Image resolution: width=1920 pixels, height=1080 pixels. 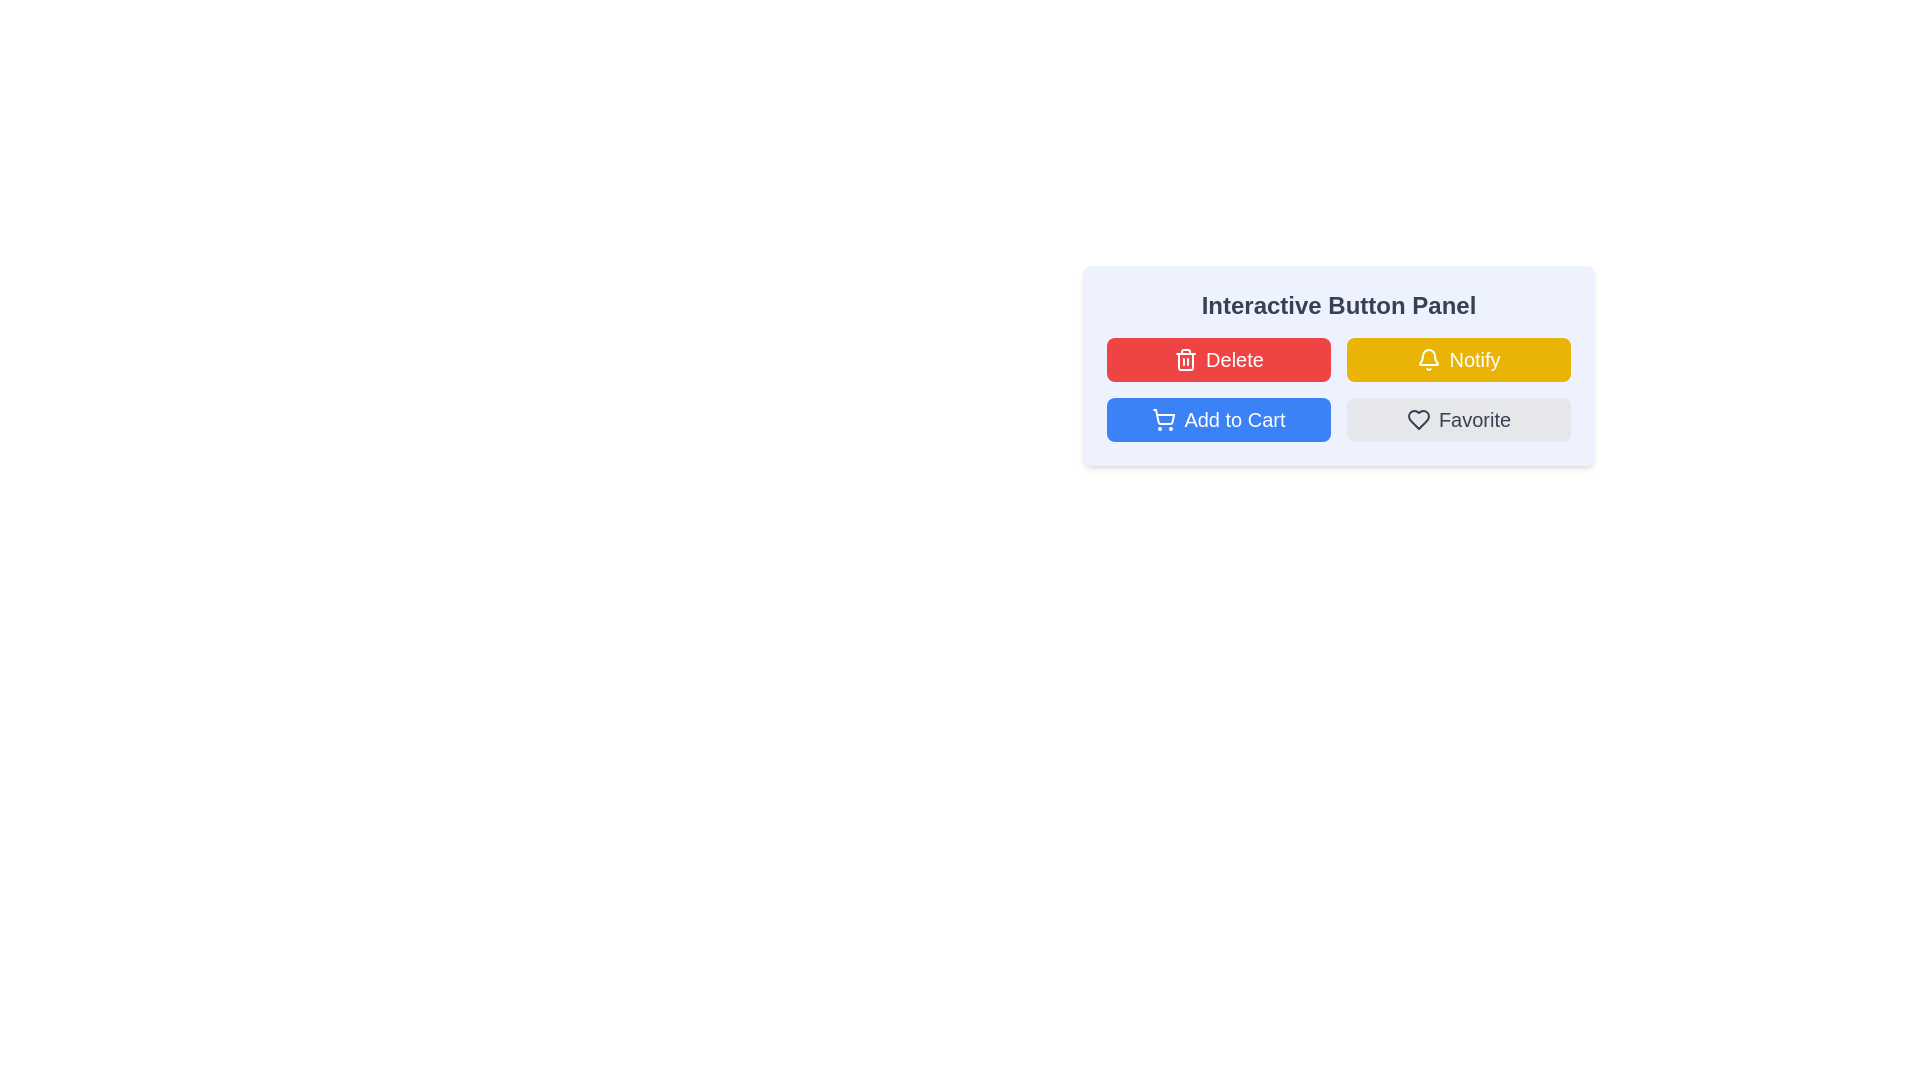 I want to click on the notification trigger button, so click(x=1459, y=358).